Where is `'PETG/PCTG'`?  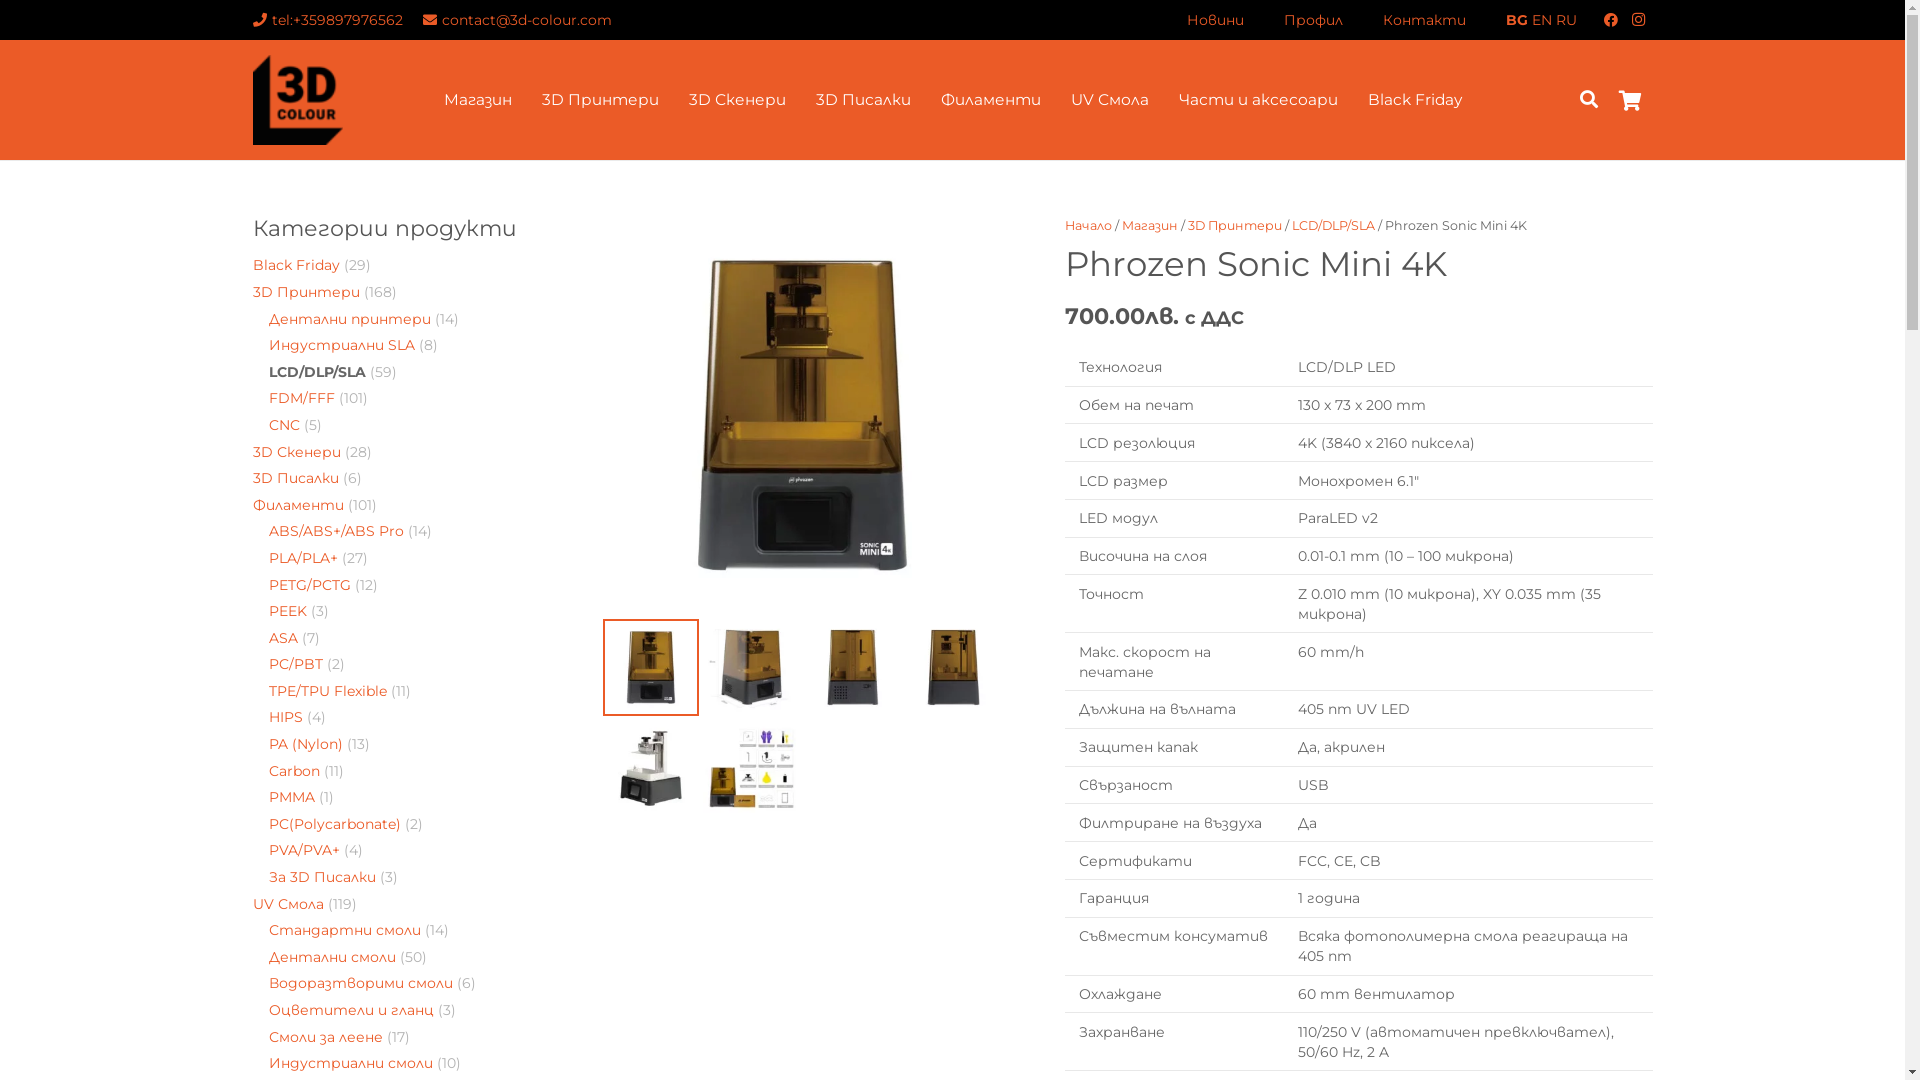
'PETG/PCTG' is located at coordinates (267, 585).